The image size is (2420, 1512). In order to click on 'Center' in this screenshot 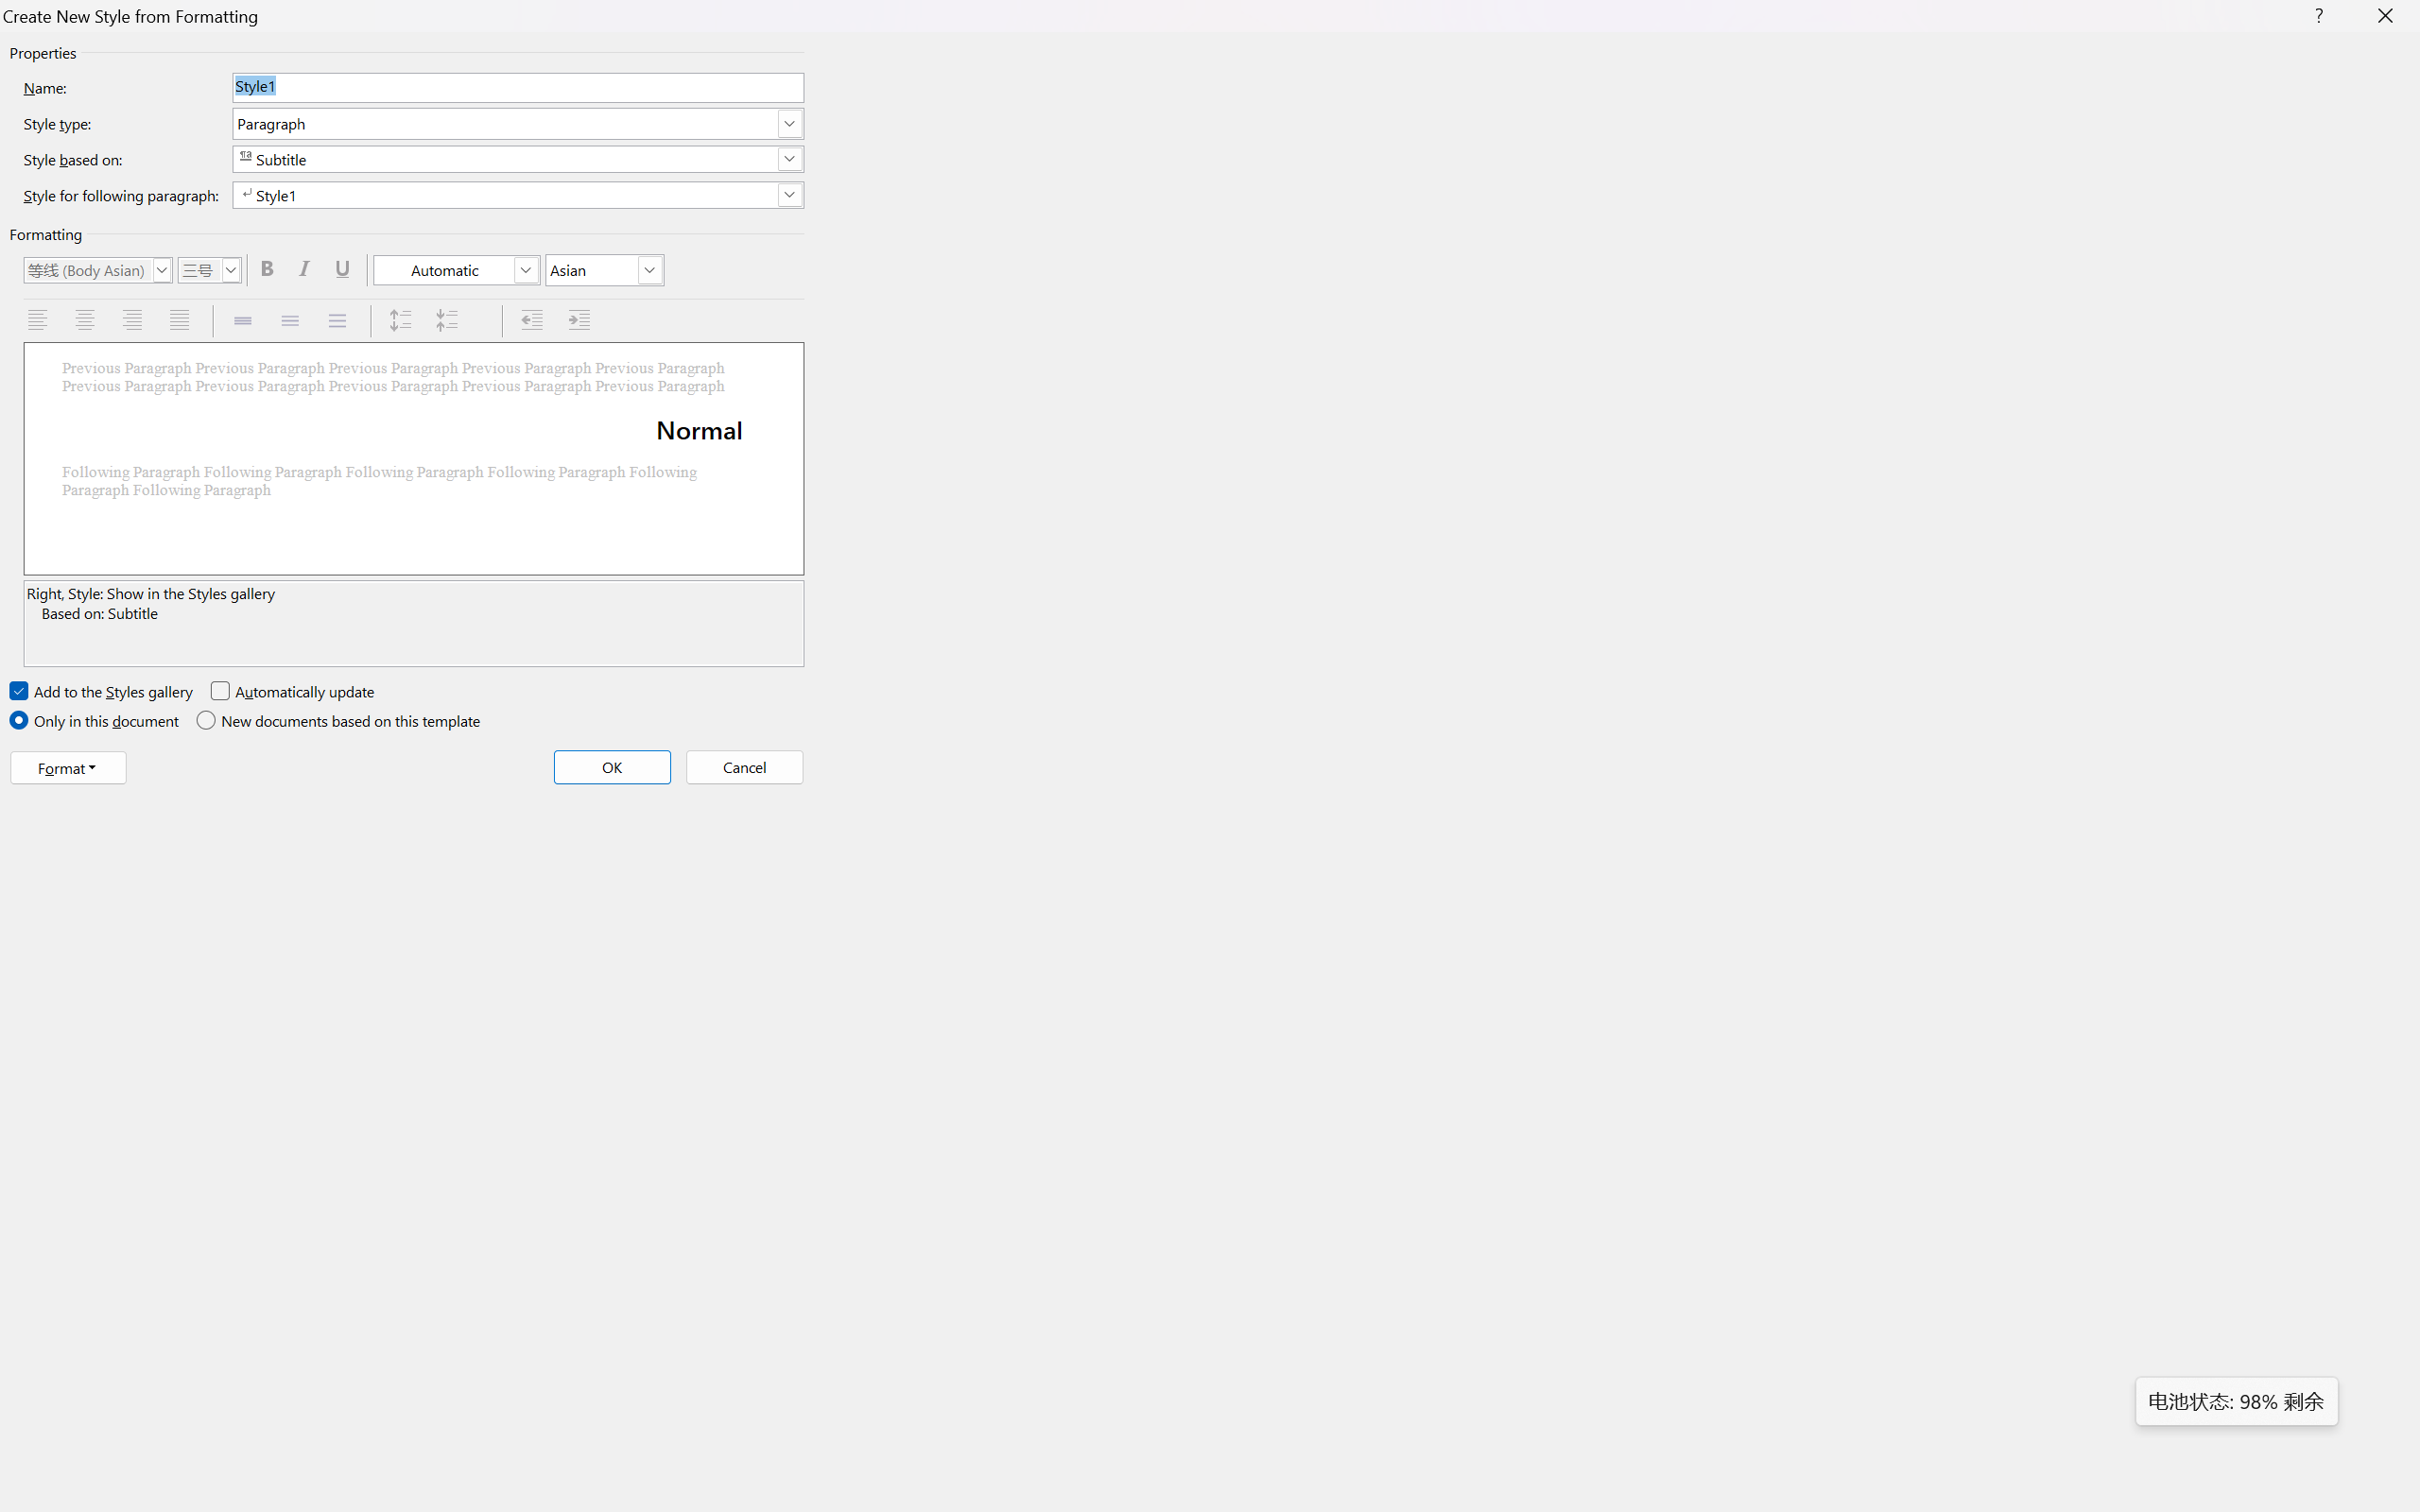, I will do `click(86, 320)`.